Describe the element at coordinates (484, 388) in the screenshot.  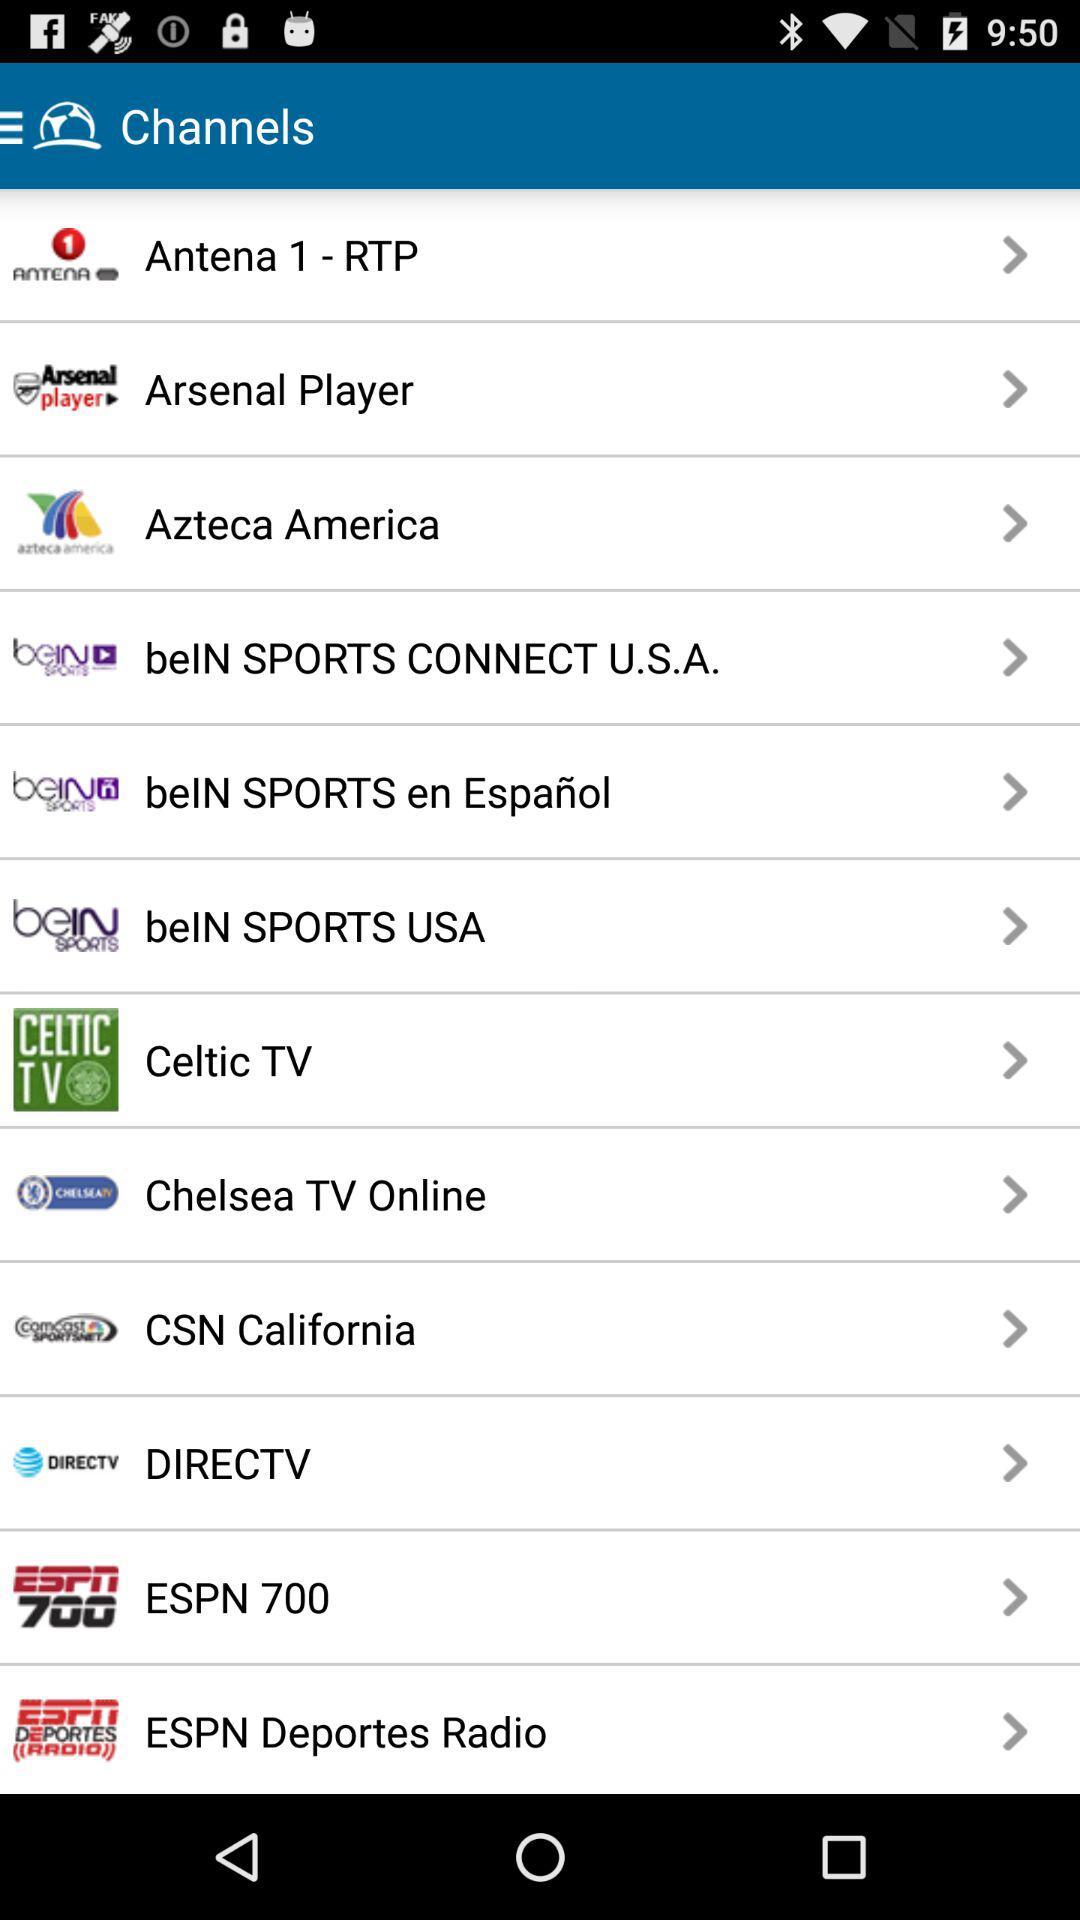
I see `the arsenal player icon` at that location.